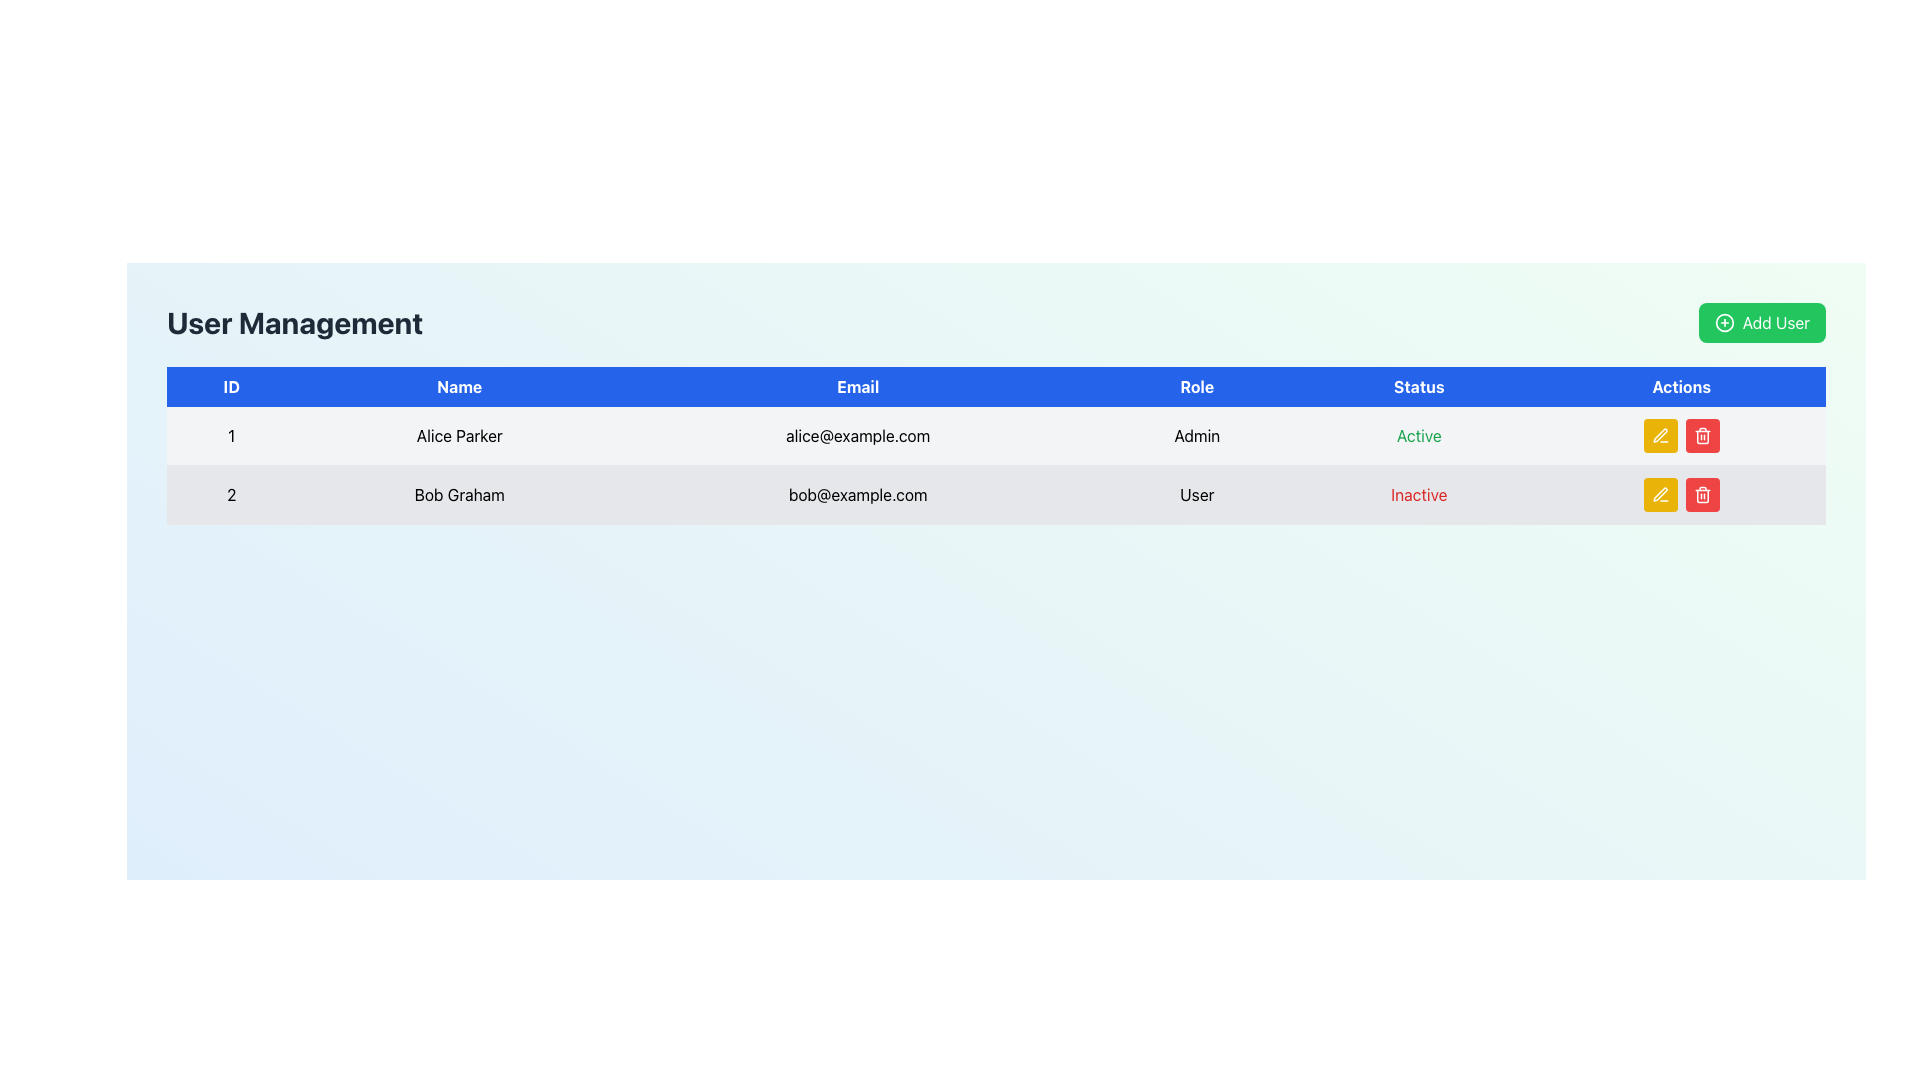 This screenshot has height=1080, width=1920. I want to click on the trash bin icon button with a red background in the 'Actions' column for user 'Bob Graham', so click(1701, 434).